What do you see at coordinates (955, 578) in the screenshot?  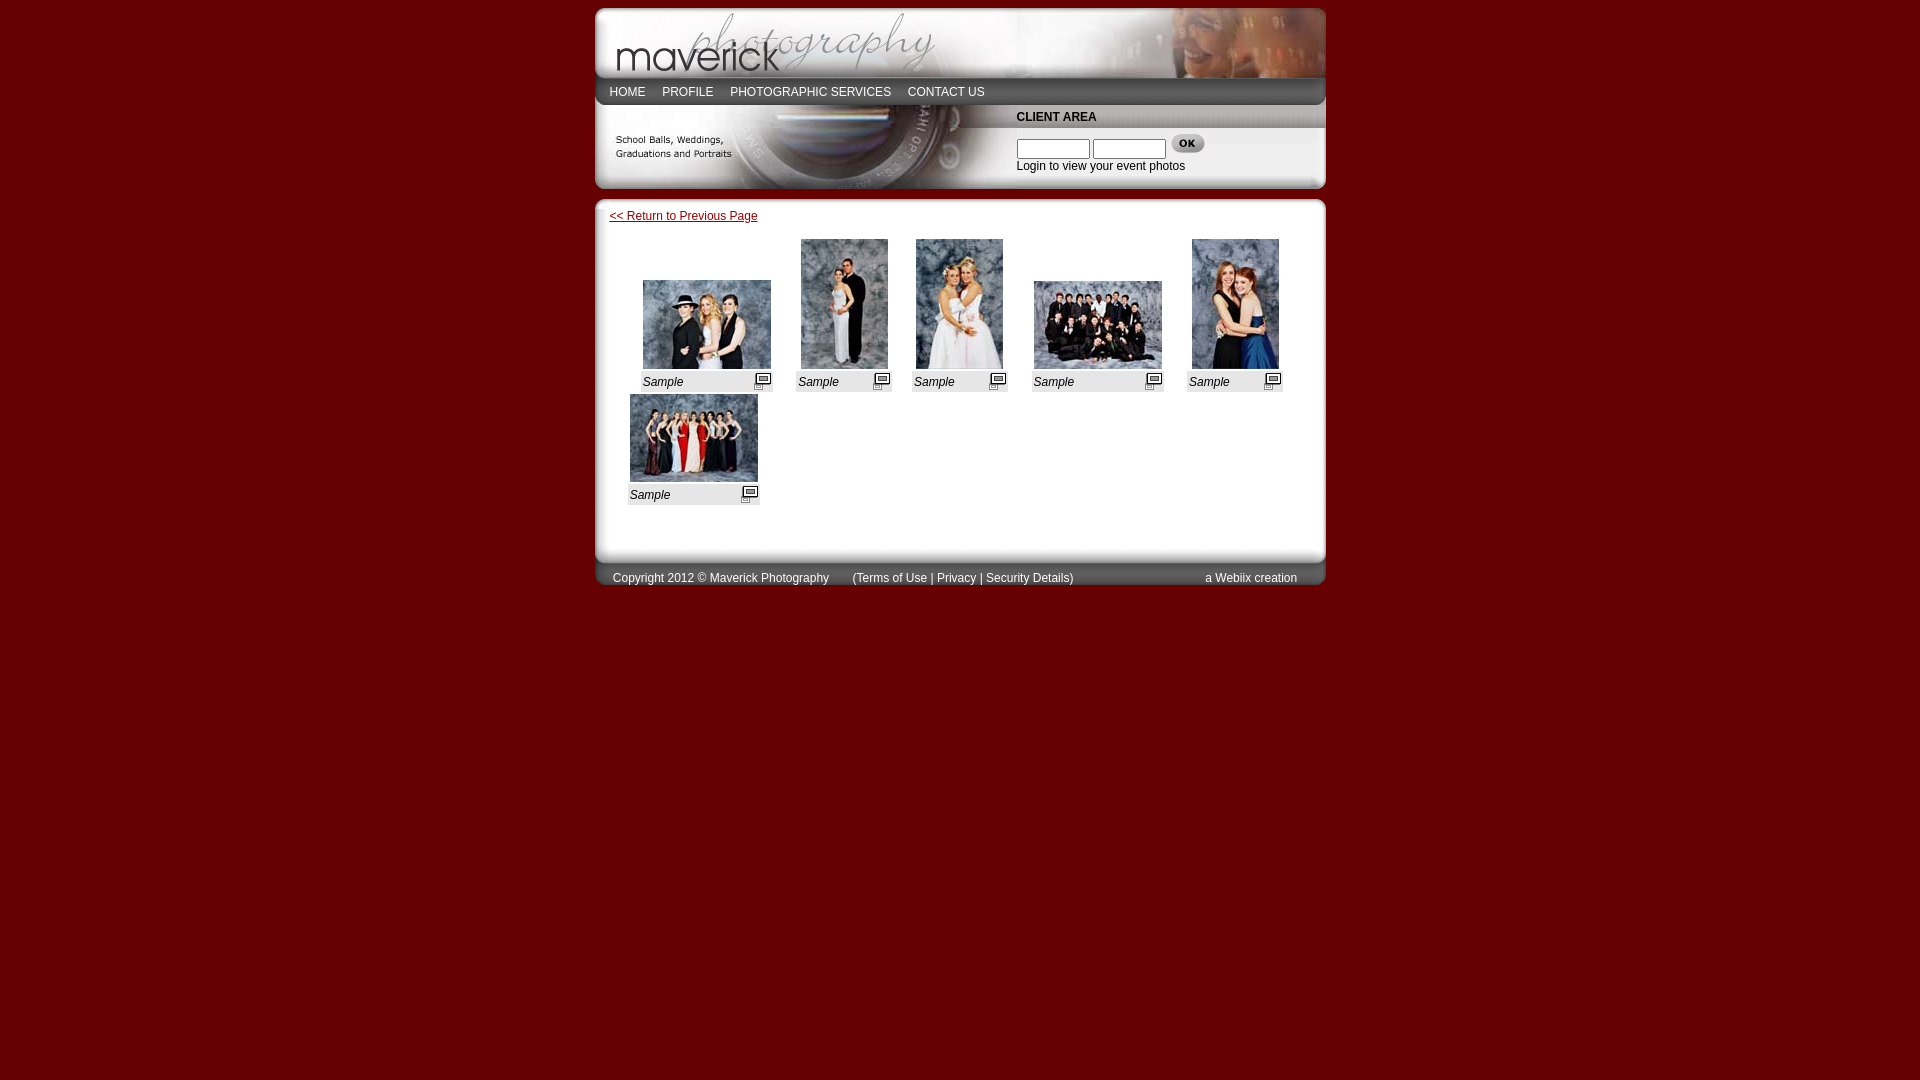 I see `'Privacy'` at bounding box center [955, 578].